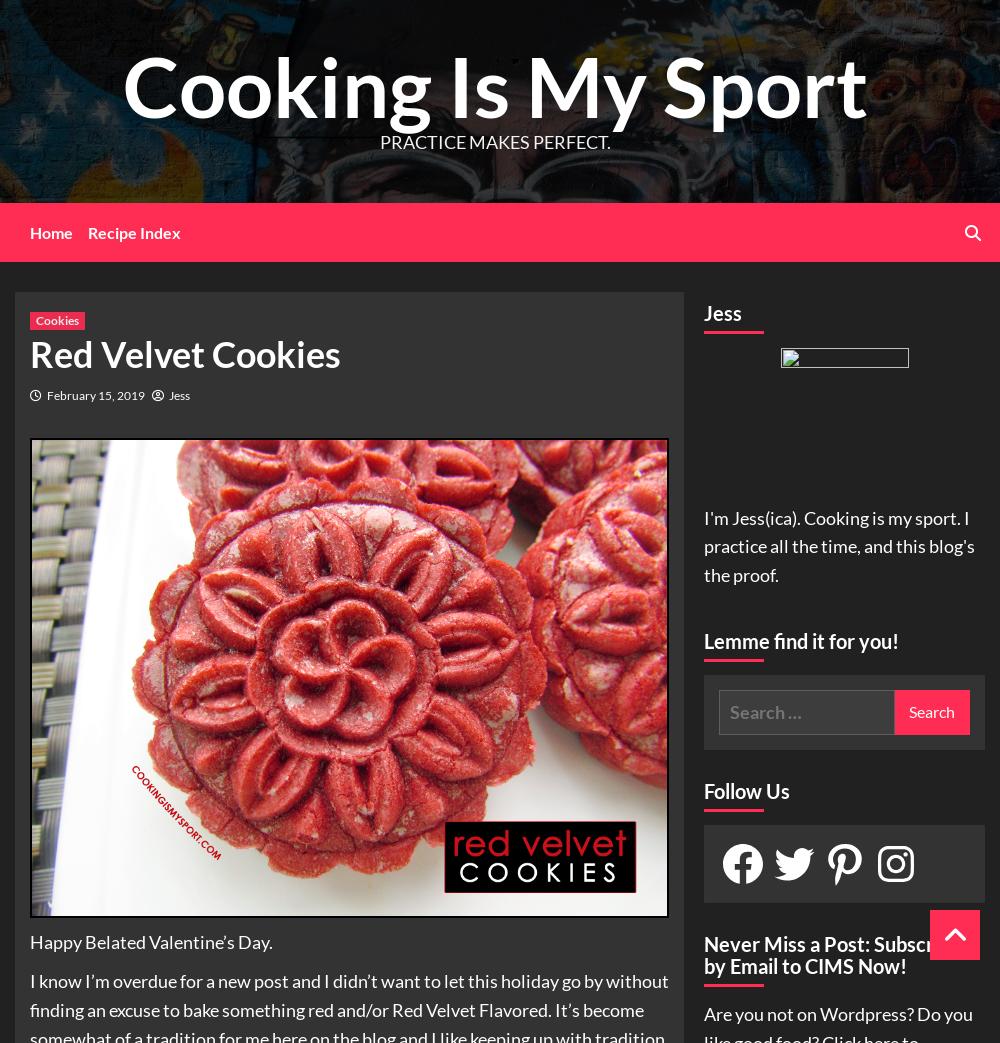  I want to click on 'Lemme find it for you!', so click(703, 638).